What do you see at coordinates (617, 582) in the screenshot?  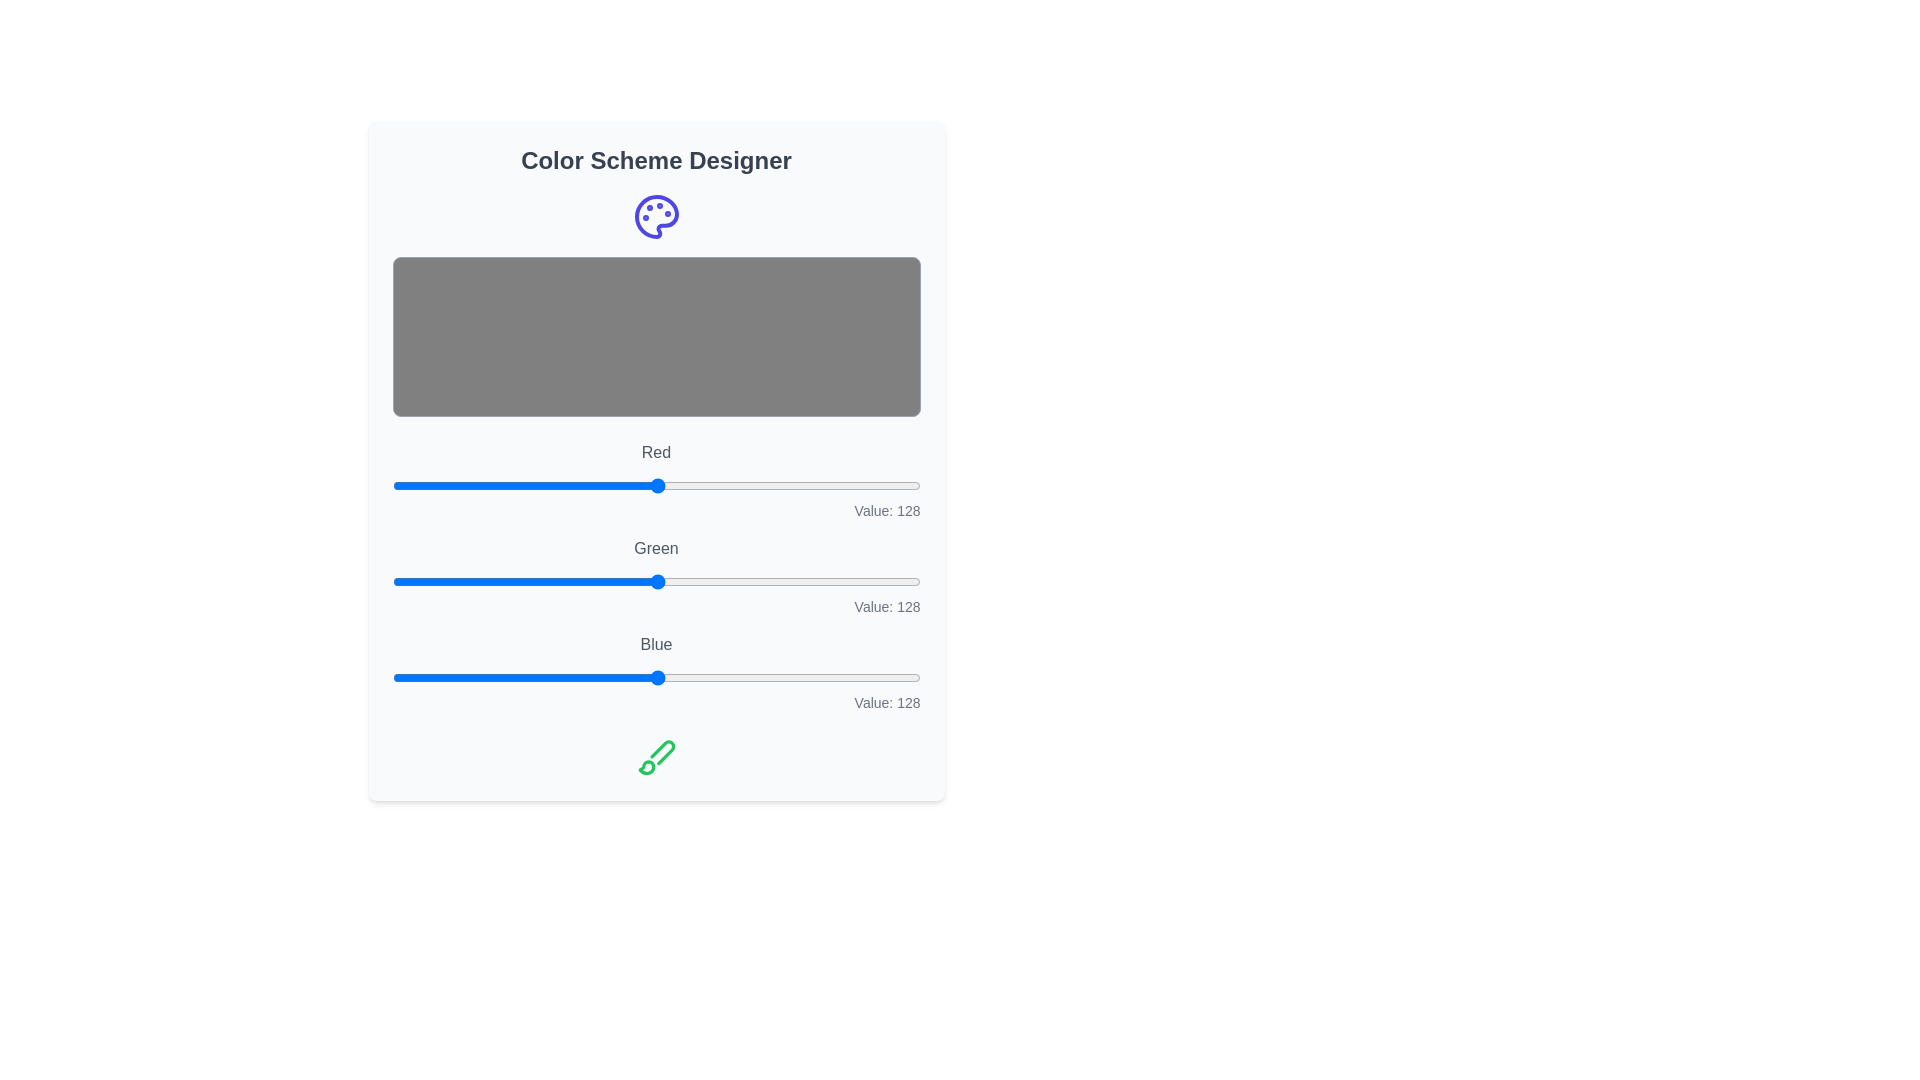 I see `the green color value` at bounding box center [617, 582].